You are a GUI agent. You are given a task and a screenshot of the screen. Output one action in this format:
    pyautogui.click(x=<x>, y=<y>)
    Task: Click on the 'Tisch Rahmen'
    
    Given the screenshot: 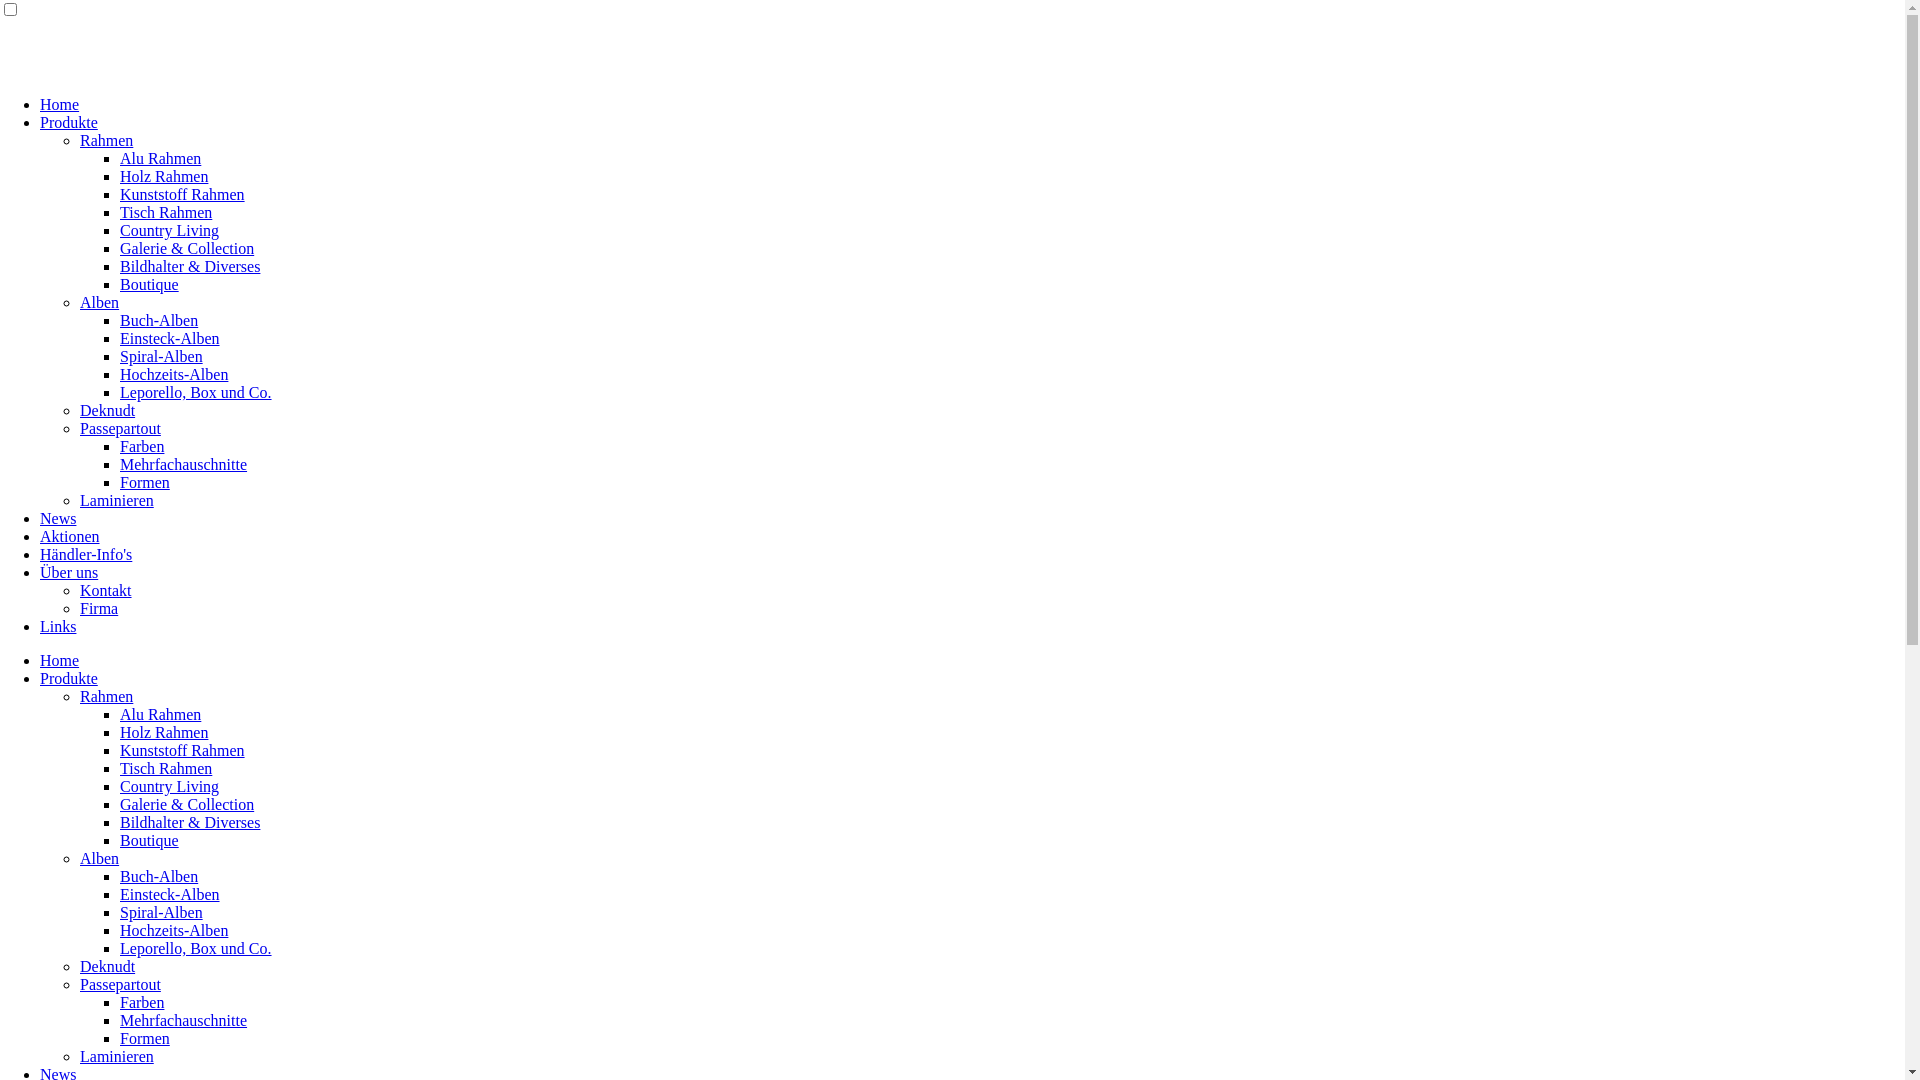 What is the action you would take?
    pyautogui.click(x=166, y=767)
    